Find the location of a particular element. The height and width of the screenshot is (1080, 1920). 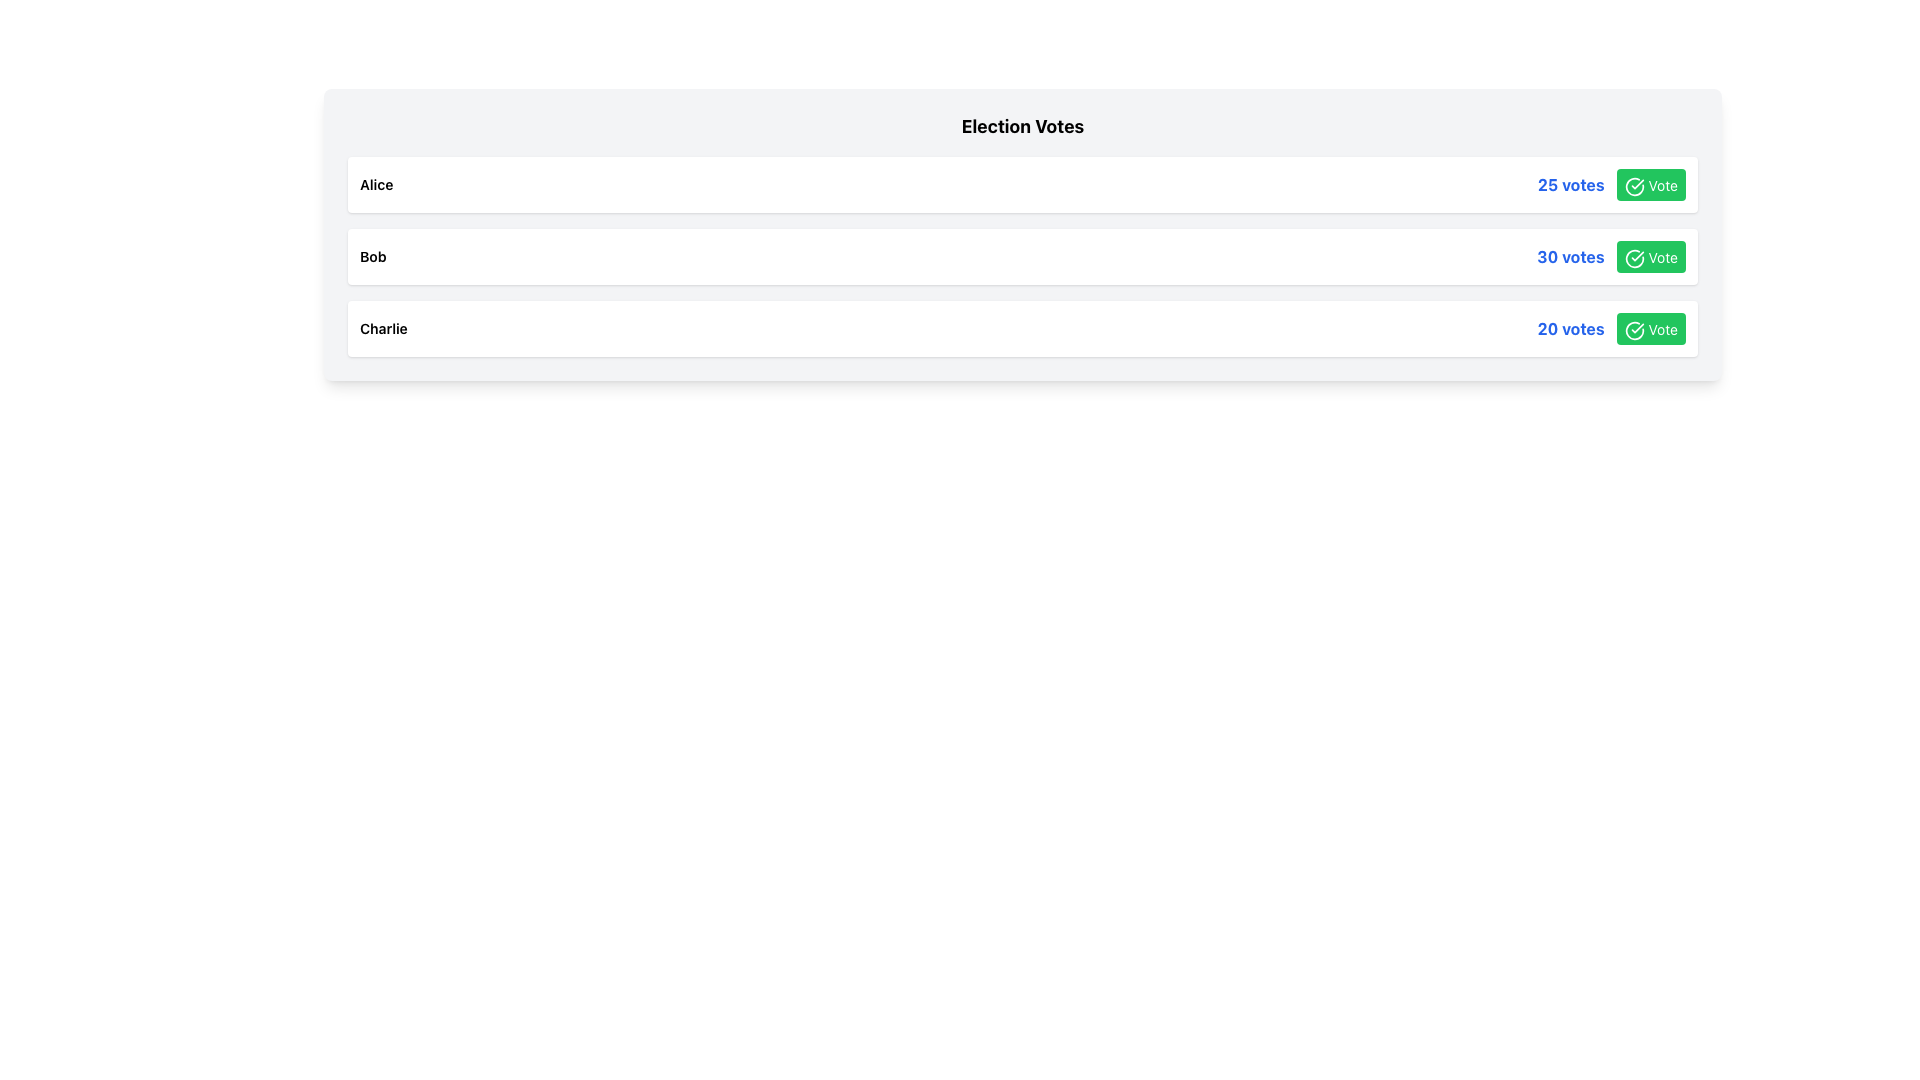

the visual alignment of the horizontal group containing the text span '20 votes' and the 'Vote' button for the candidate 'Charlie' in the right portion of the card is located at coordinates (1611, 327).